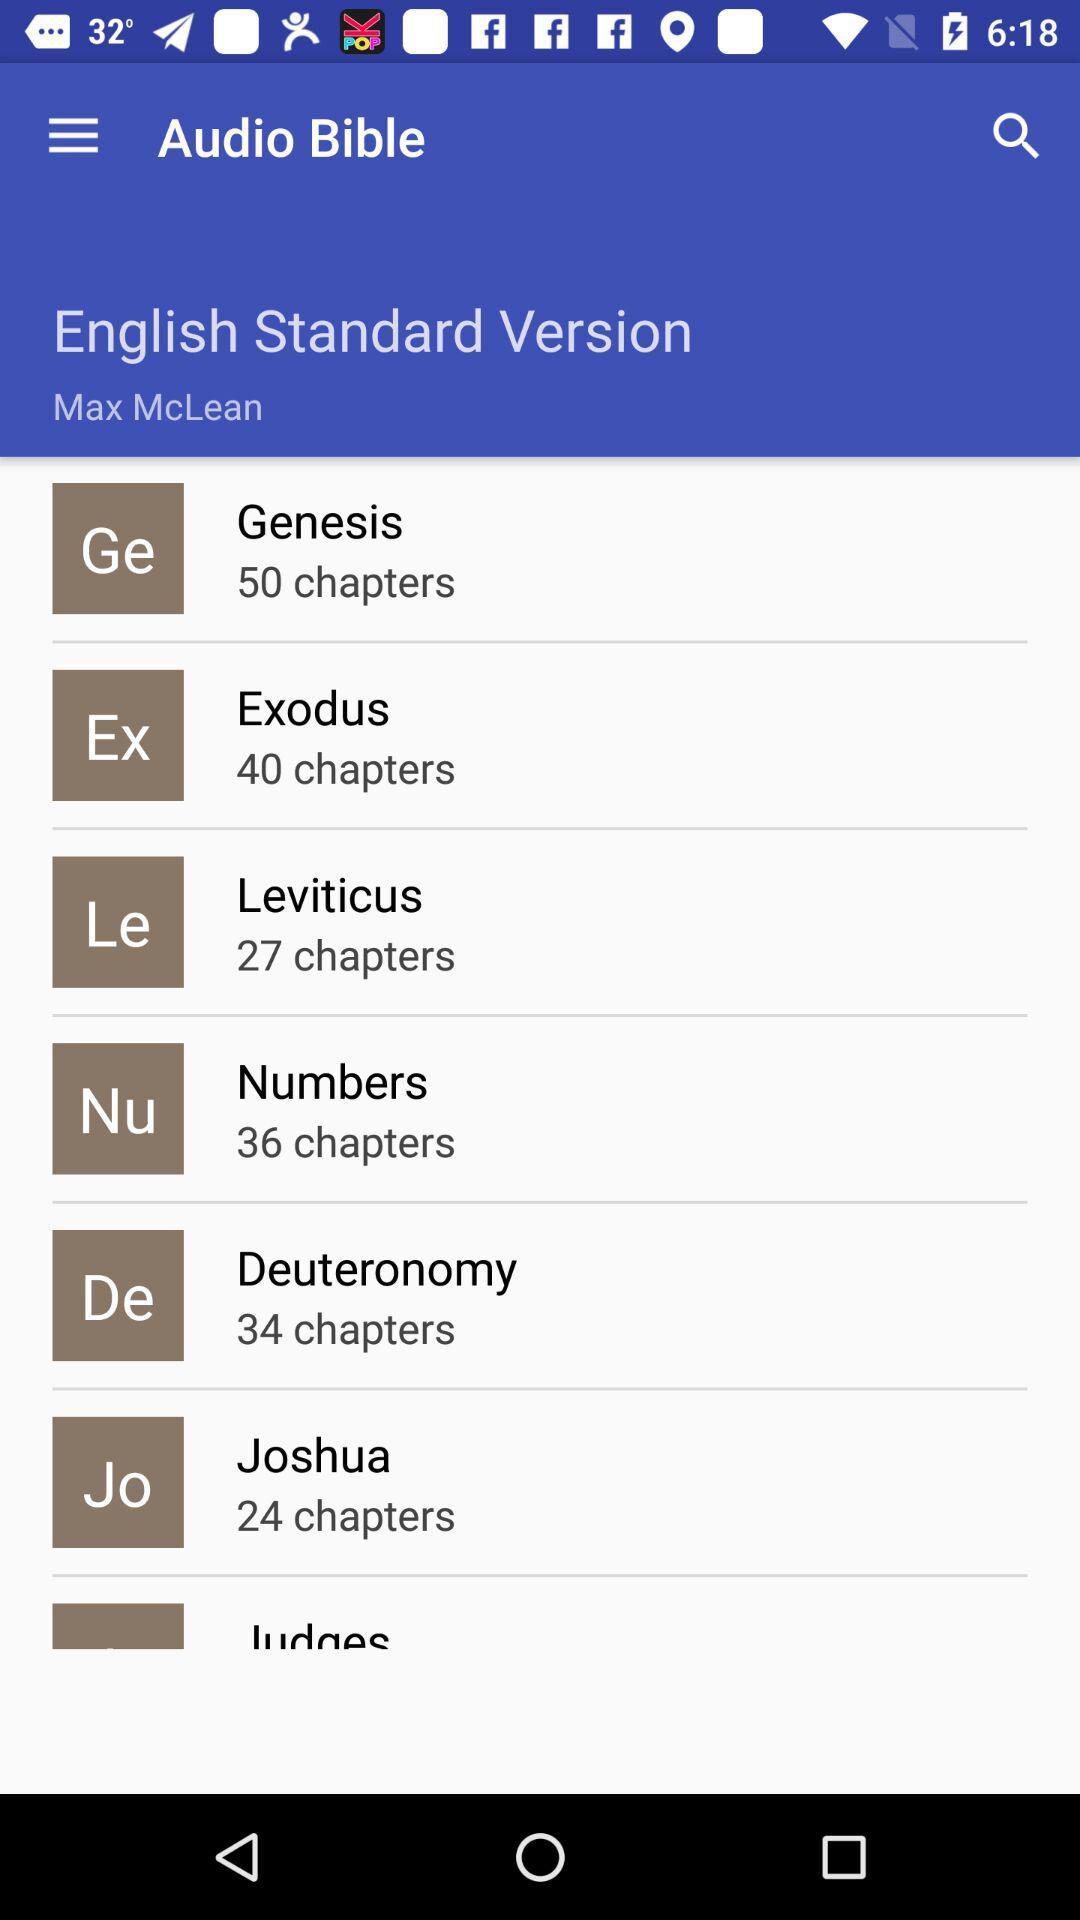 The width and height of the screenshot is (1080, 1920). What do you see at coordinates (118, 1295) in the screenshot?
I see `the item next to deuteronomy item` at bounding box center [118, 1295].